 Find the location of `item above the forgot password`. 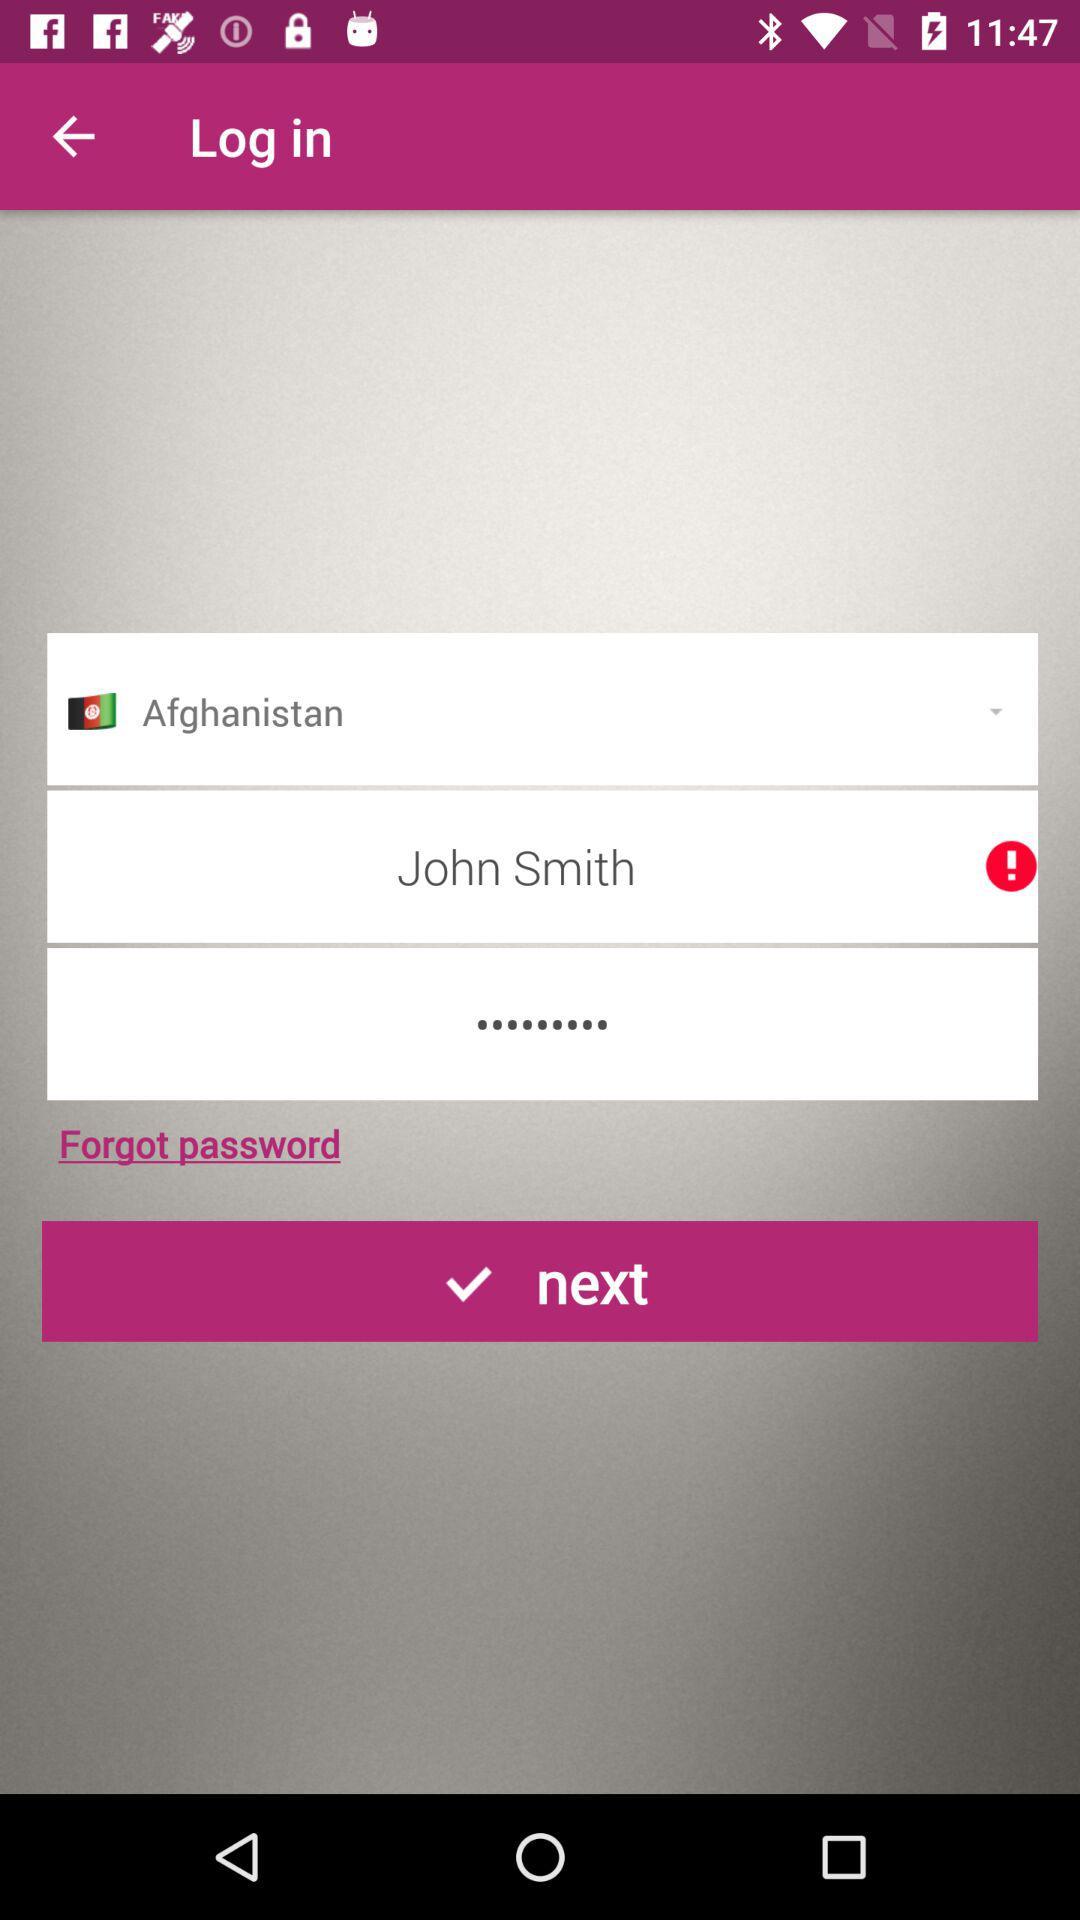

item above the forgot password is located at coordinates (542, 1024).